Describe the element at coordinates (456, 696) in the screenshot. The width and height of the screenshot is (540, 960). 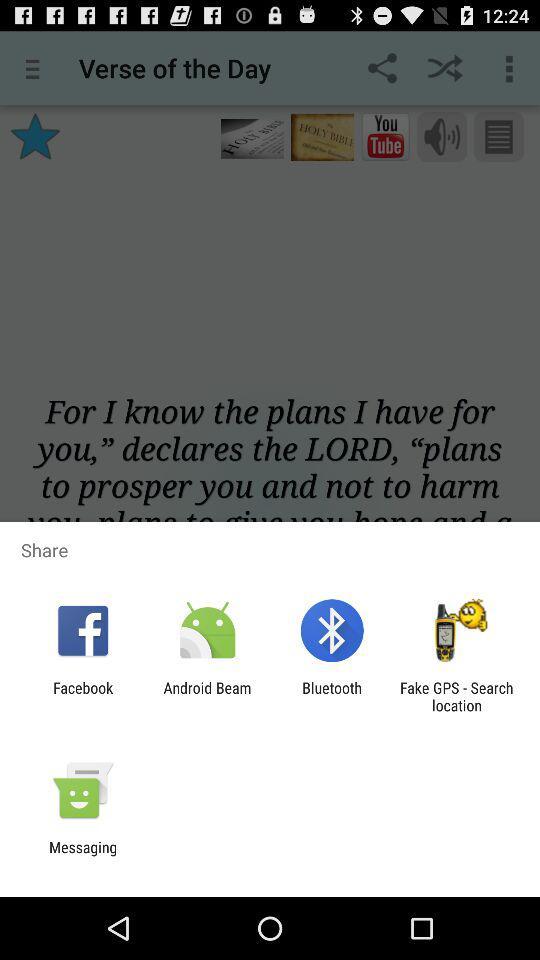
I see `the fake gps search item` at that location.